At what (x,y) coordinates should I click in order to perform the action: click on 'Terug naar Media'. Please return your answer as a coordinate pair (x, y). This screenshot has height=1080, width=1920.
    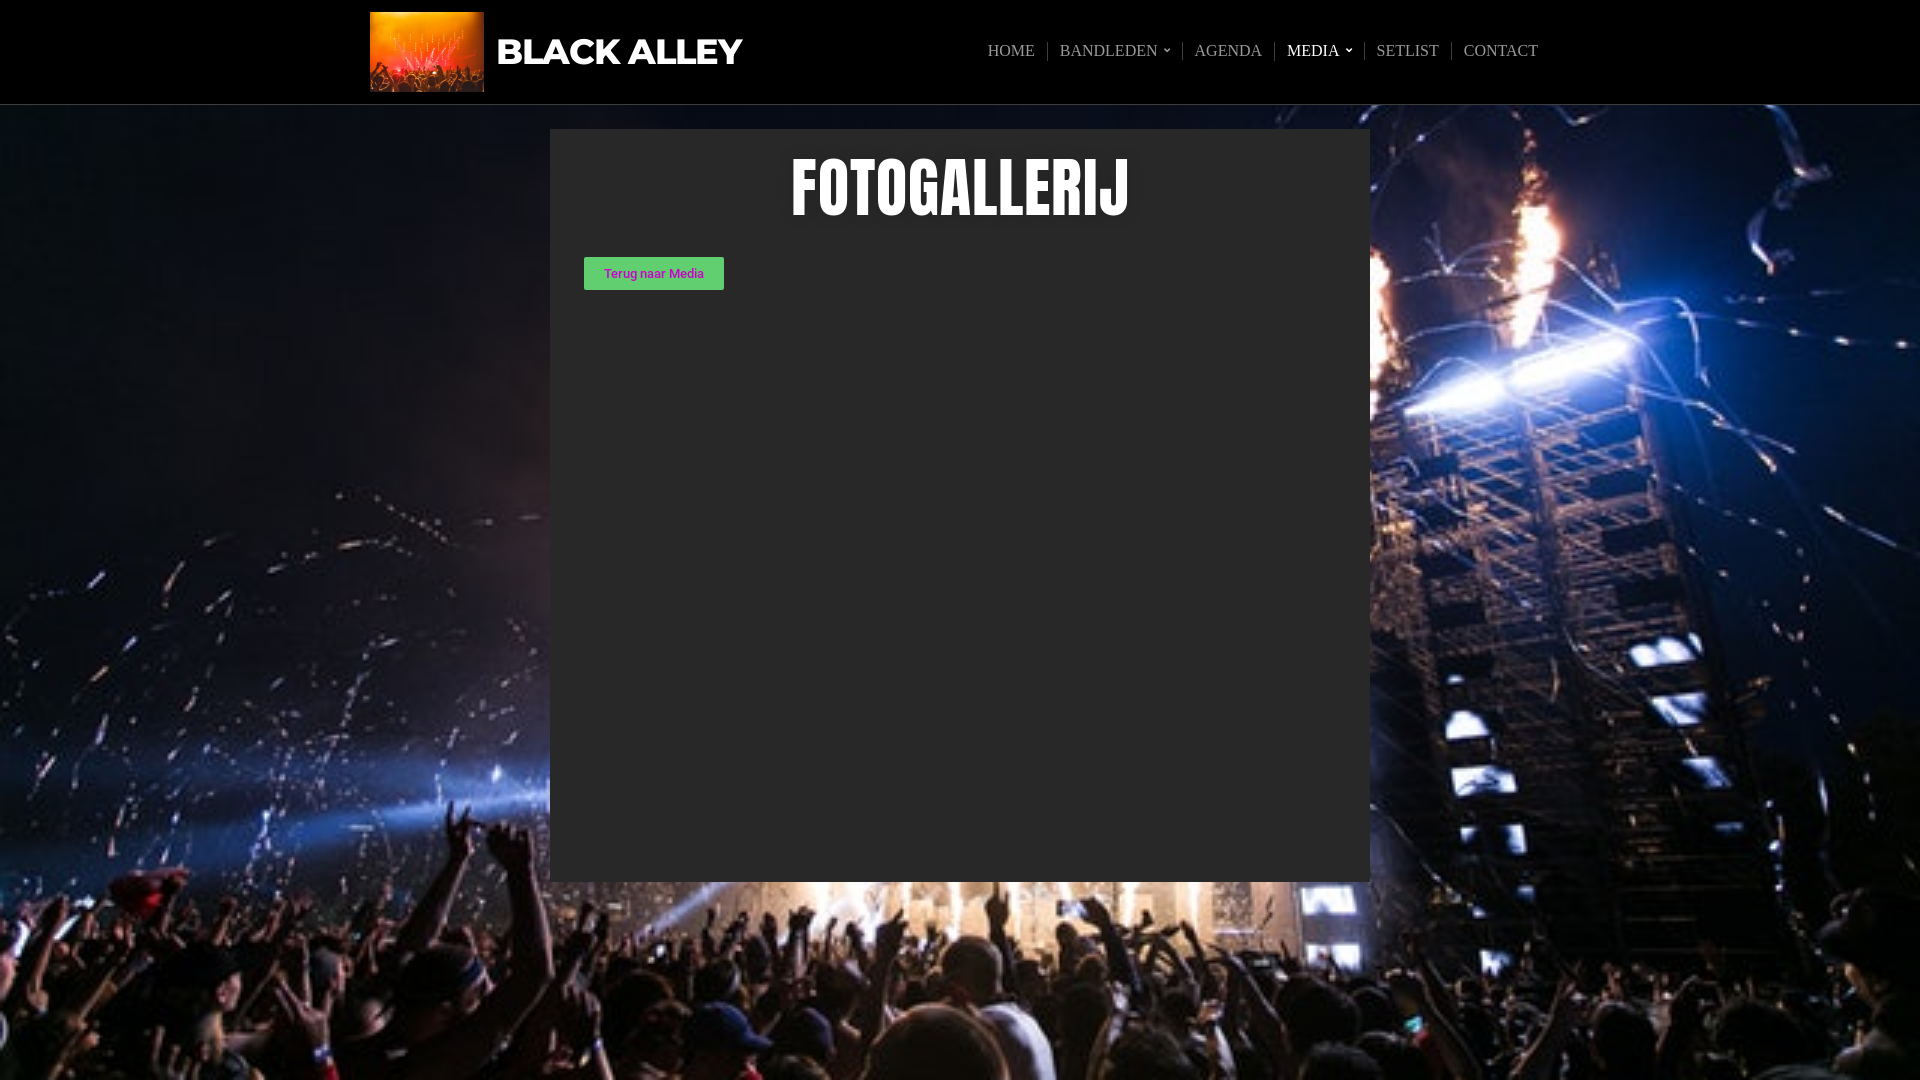
    Looking at the image, I should click on (583, 273).